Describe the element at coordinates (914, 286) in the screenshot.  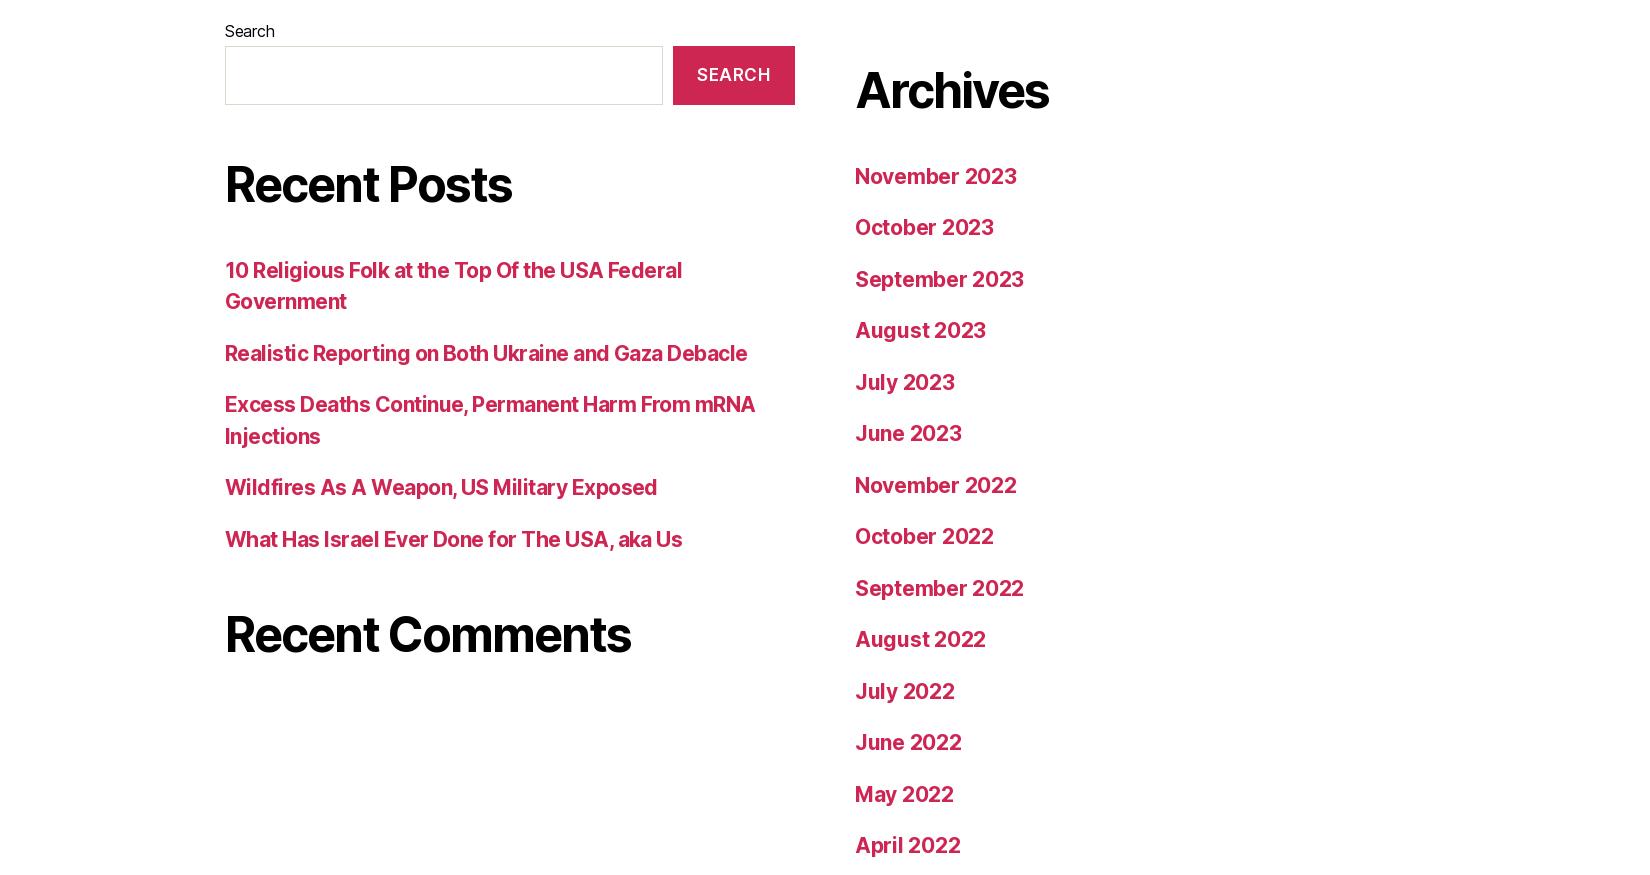
I see `'March 2022'` at that location.